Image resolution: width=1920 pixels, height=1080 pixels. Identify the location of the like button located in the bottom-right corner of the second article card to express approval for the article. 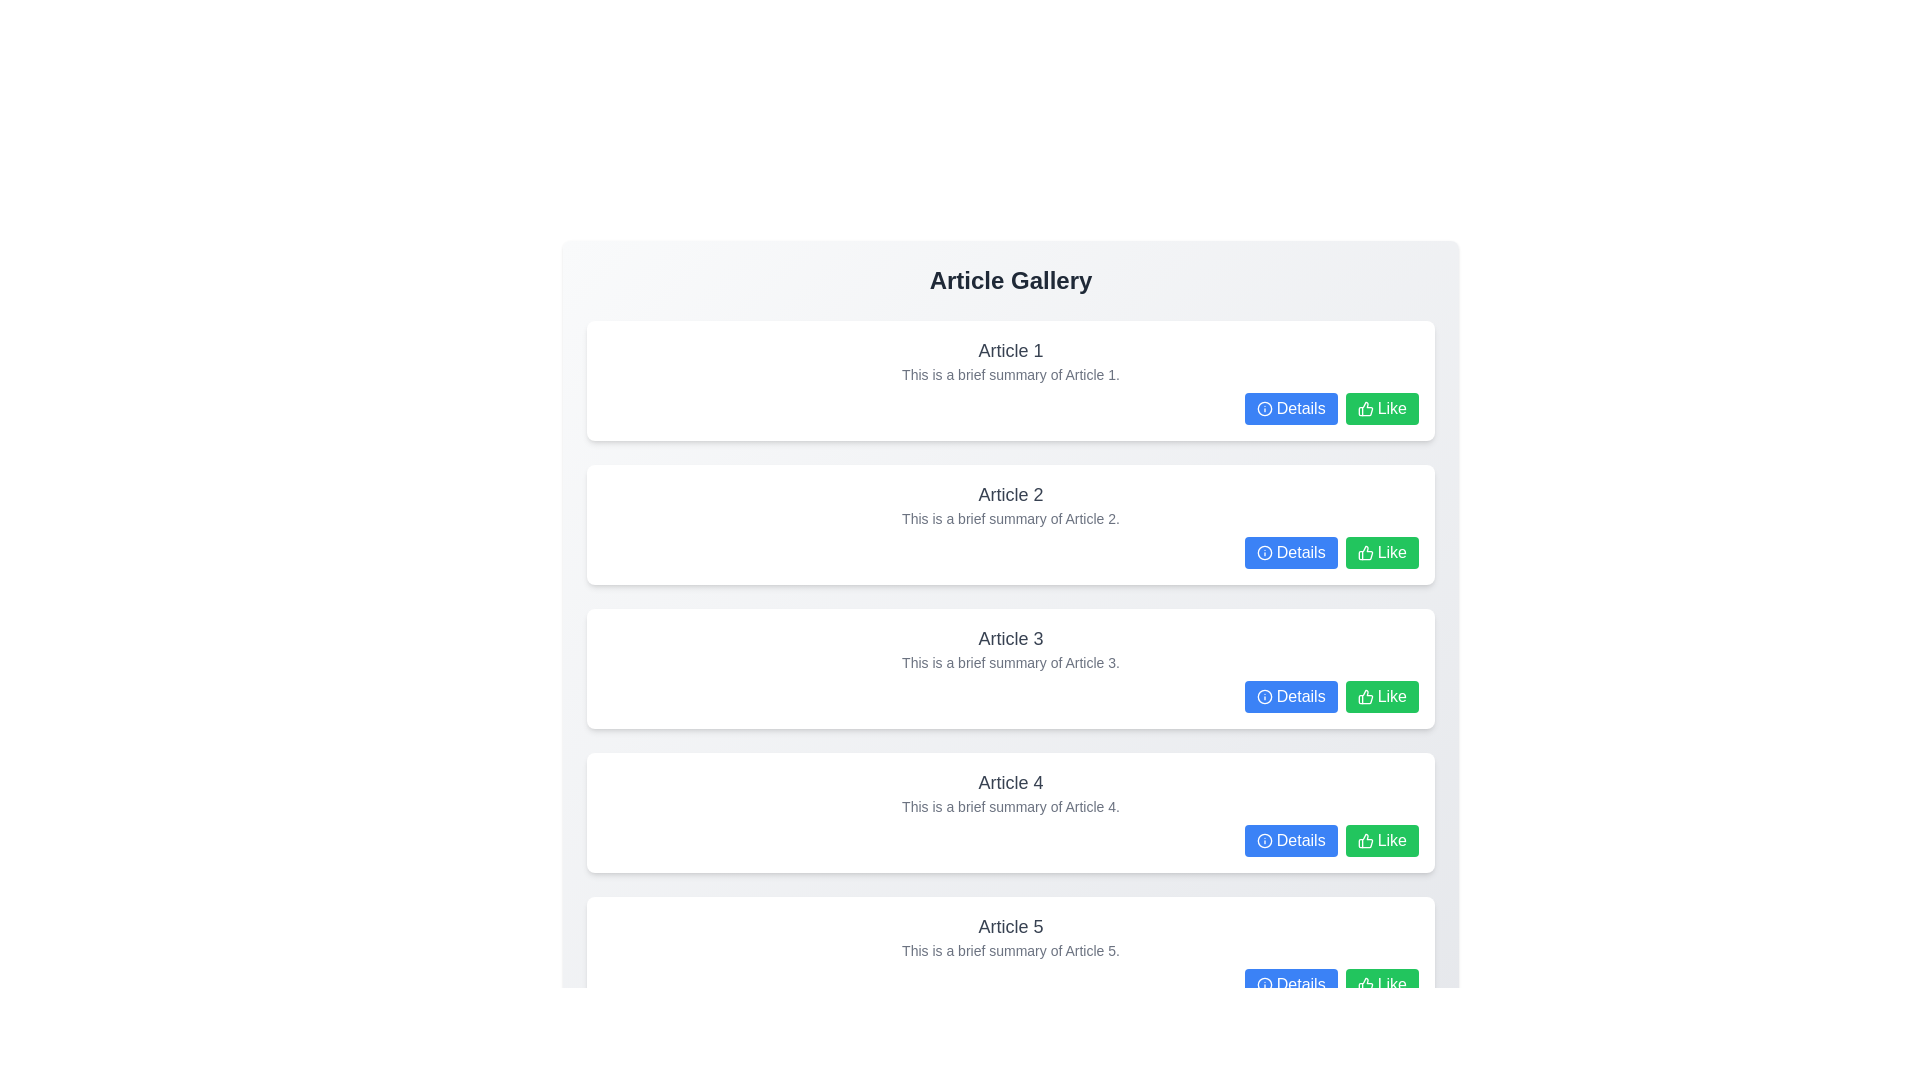
(1381, 552).